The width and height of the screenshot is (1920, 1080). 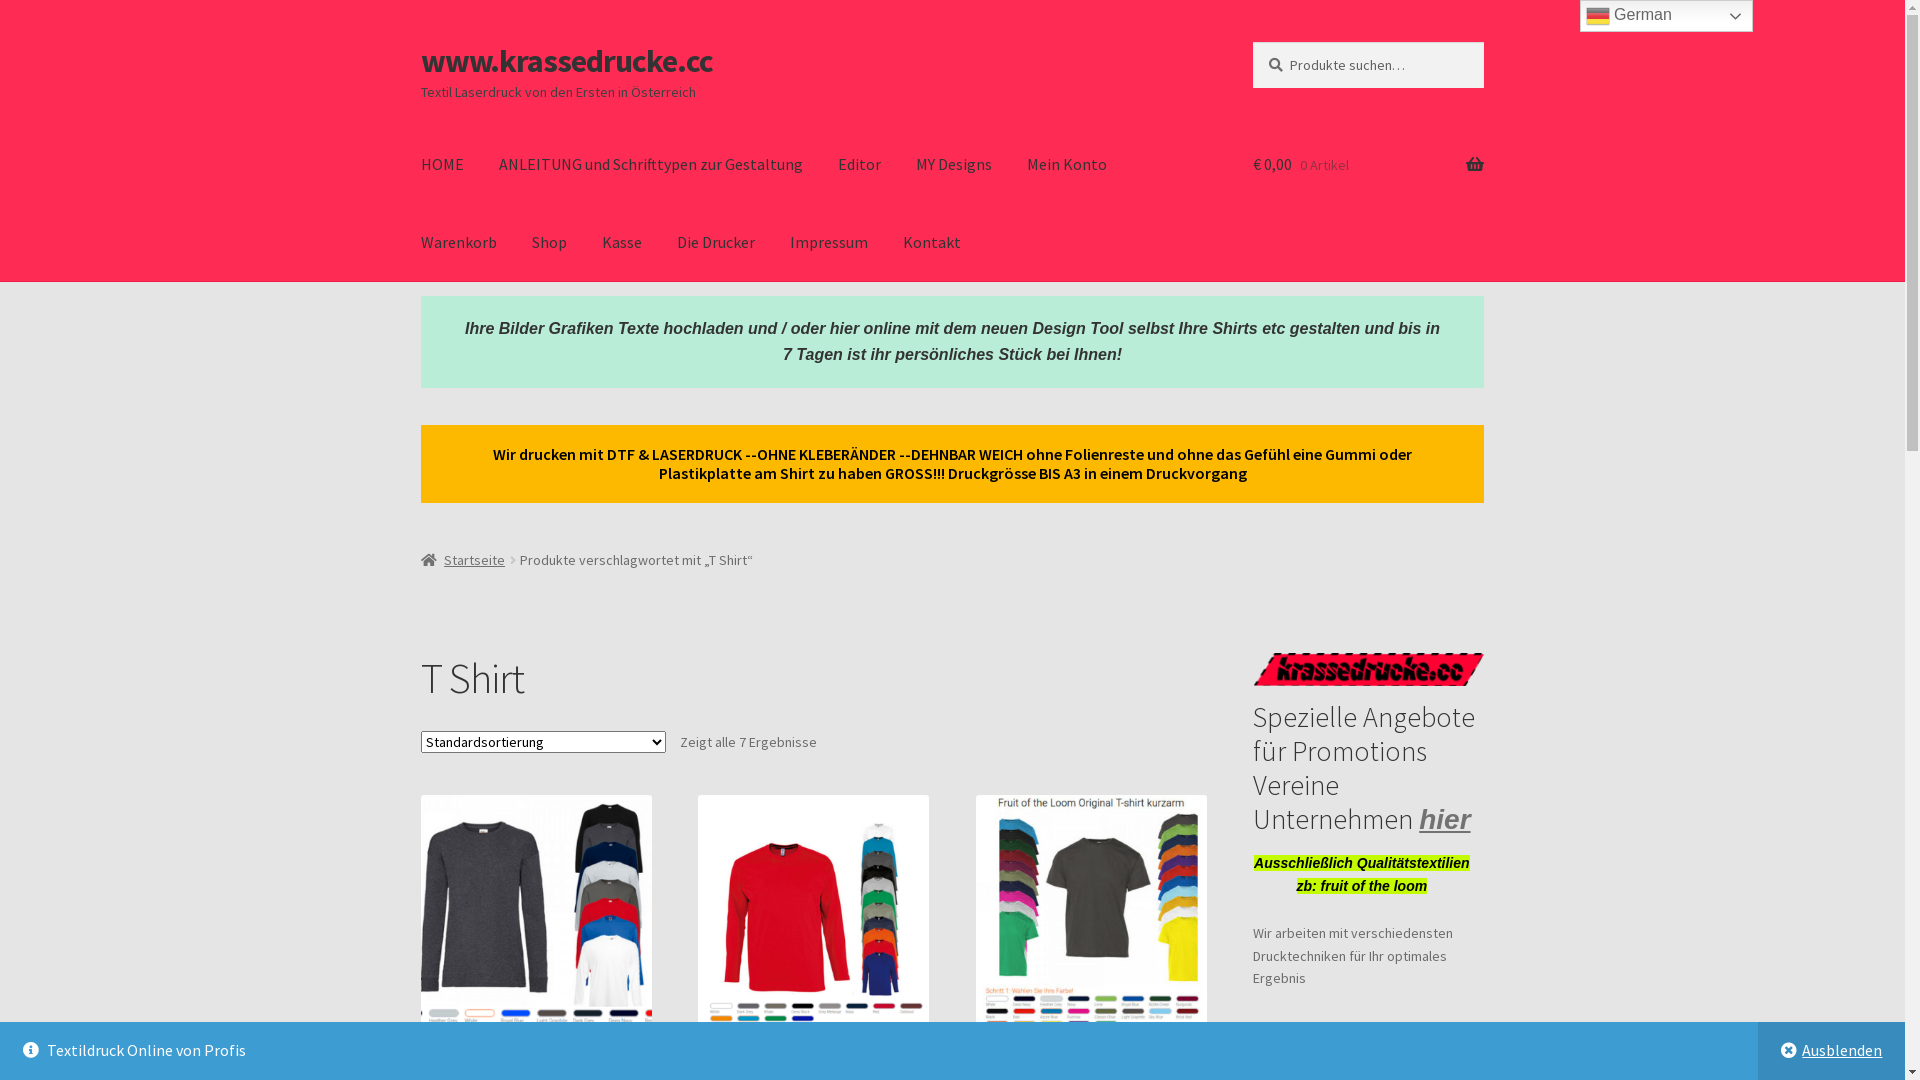 I want to click on 'www.krassedrucke.cc', so click(x=565, y=60).